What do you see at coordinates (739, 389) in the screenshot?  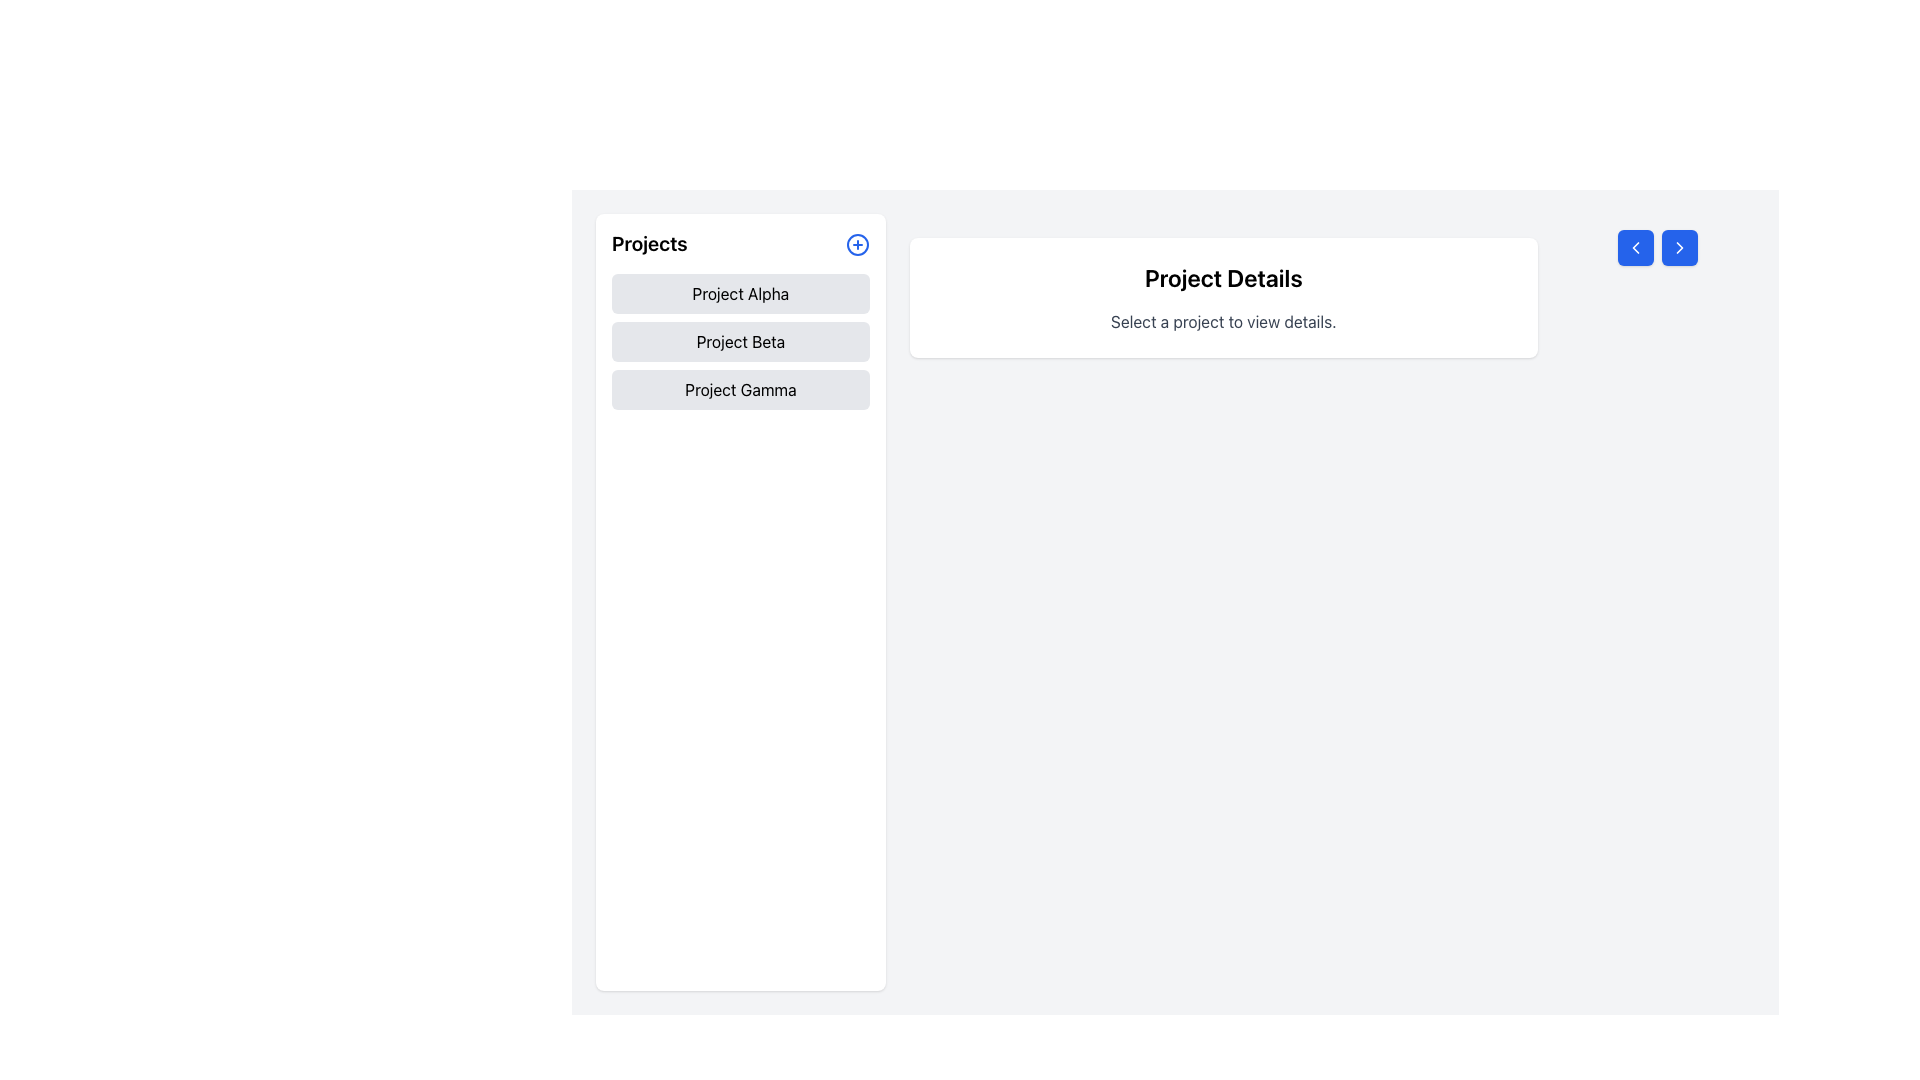 I see `the button representing 'Project Gamma' in the project list` at bounding box center [739, 389].